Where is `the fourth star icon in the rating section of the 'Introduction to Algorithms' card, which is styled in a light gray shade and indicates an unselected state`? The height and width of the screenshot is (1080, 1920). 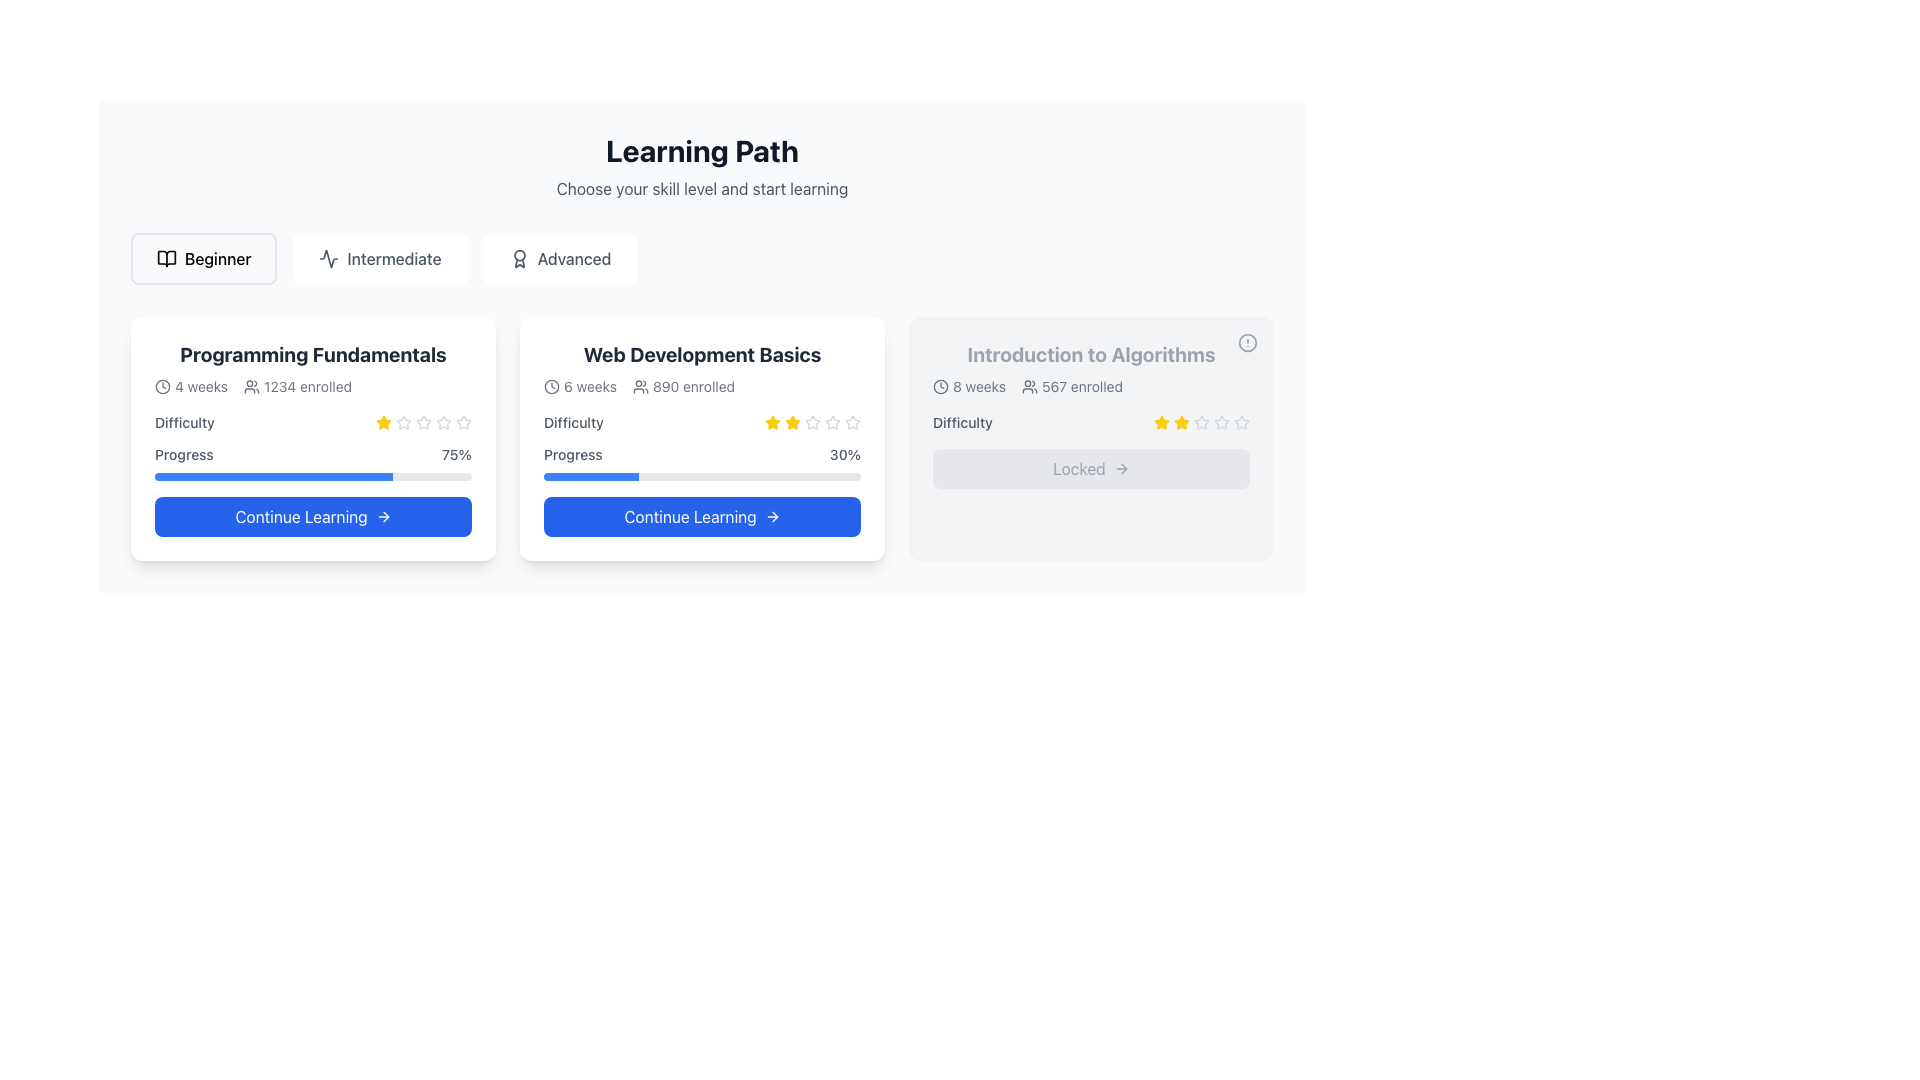 the fourth star icon in the rating section of the 'Introduction to Algorithms' card, which is styled in a light gray shade and indicates an unselected state is located at coordinates (1200, 421).